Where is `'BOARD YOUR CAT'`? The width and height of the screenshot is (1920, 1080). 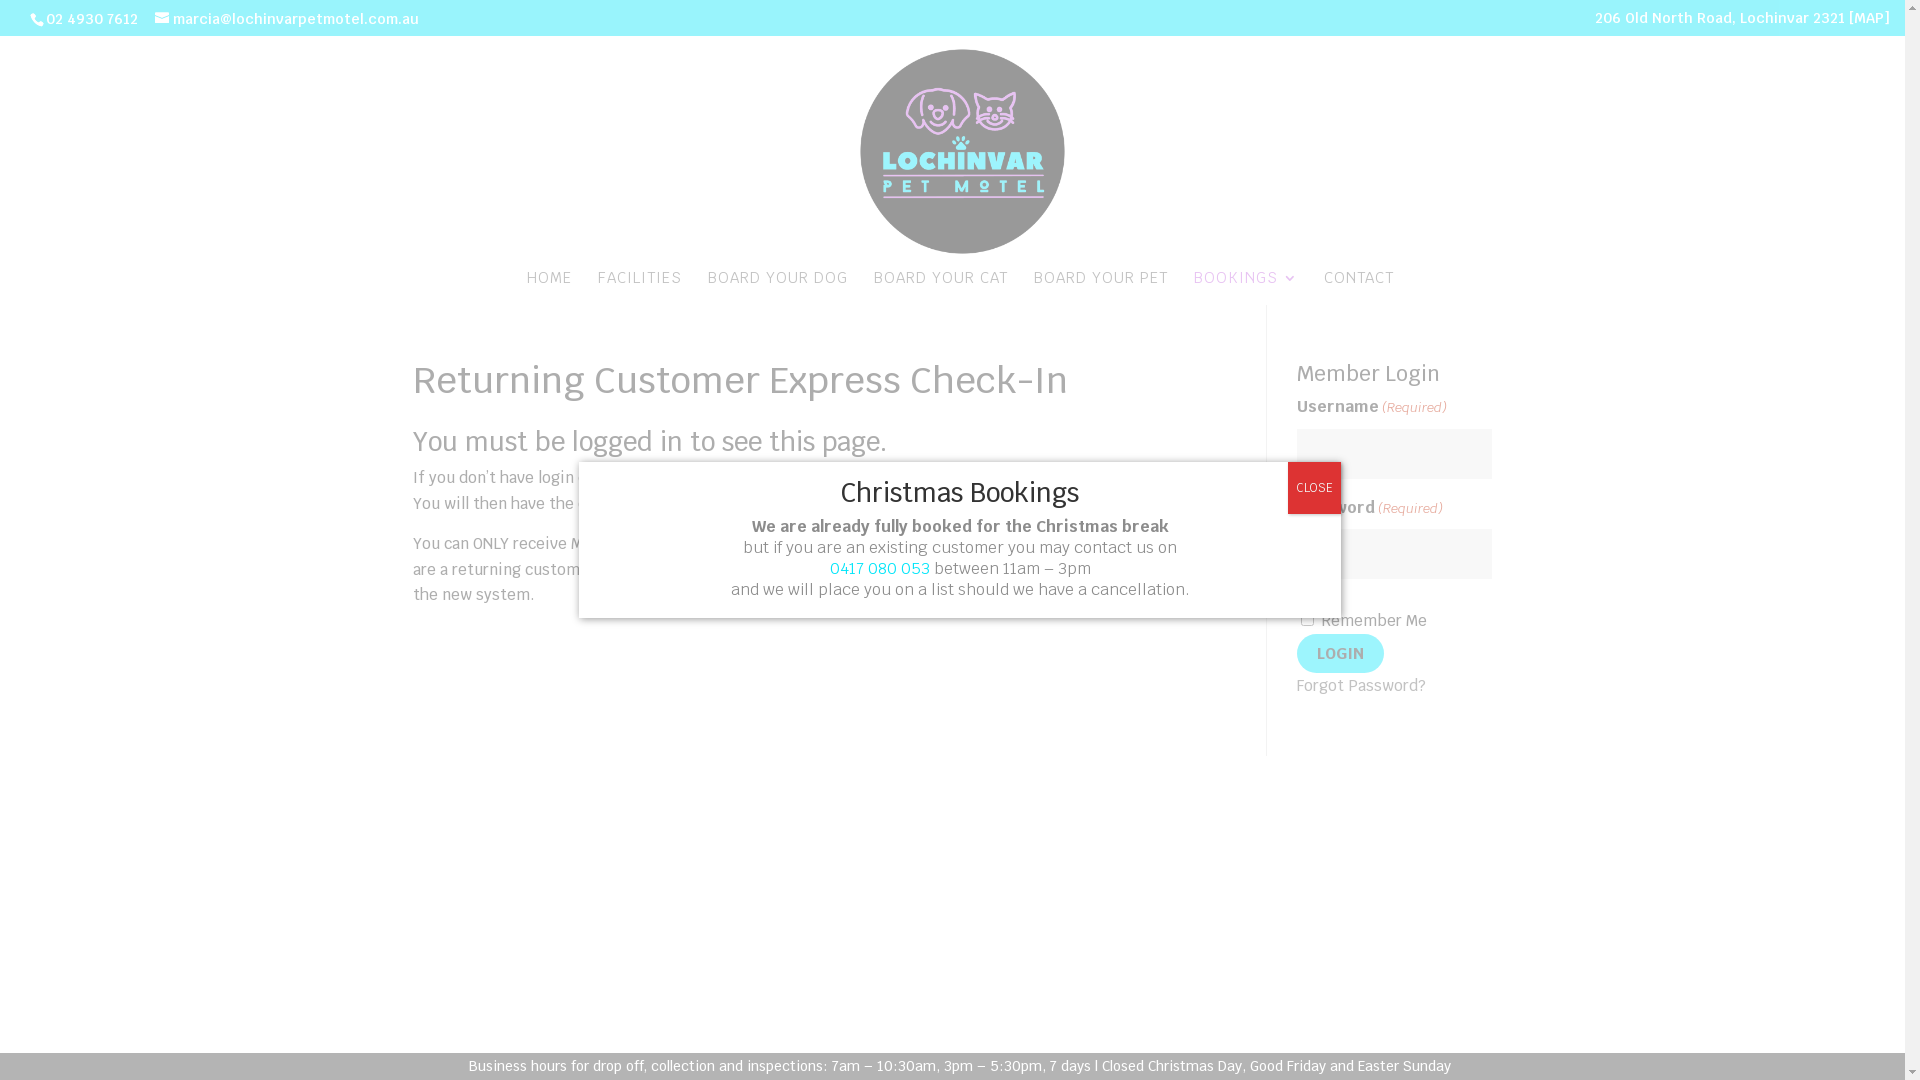 'BOARD YOUR CAT' is located at coordinates (939, 288).